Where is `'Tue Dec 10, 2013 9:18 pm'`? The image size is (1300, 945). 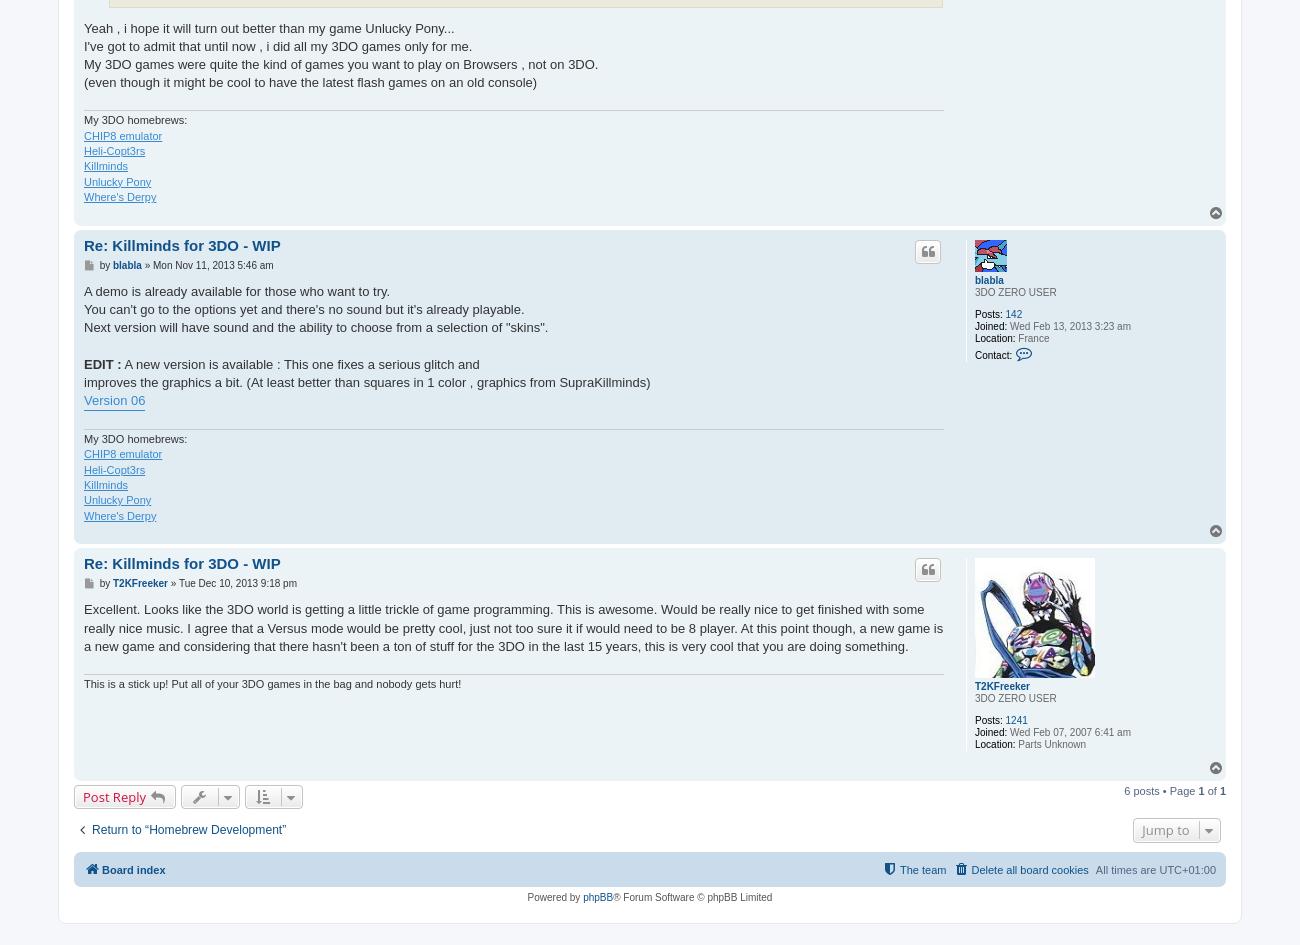
'Tue Dec 10, 2013 9:18 pm' is located at coordinates (235, 583).